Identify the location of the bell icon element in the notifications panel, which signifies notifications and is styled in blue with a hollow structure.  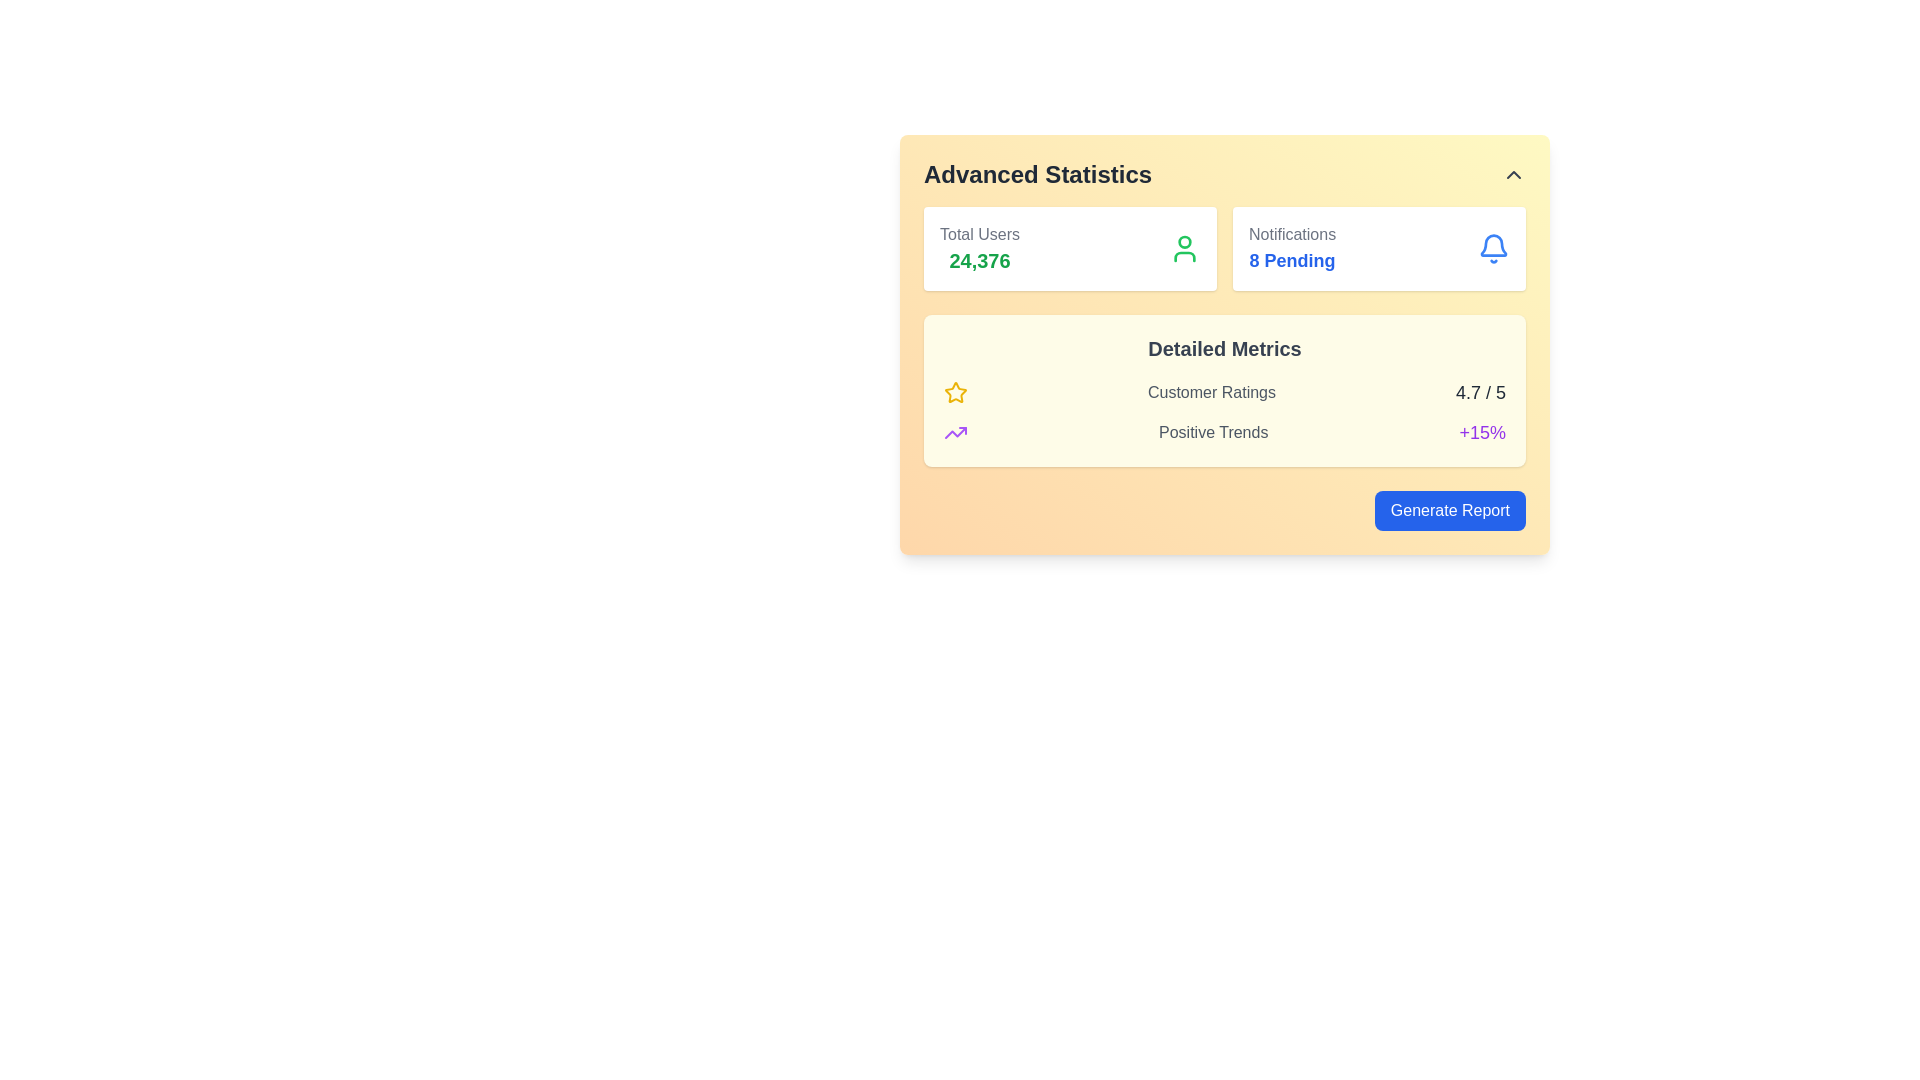
(1493, 248).